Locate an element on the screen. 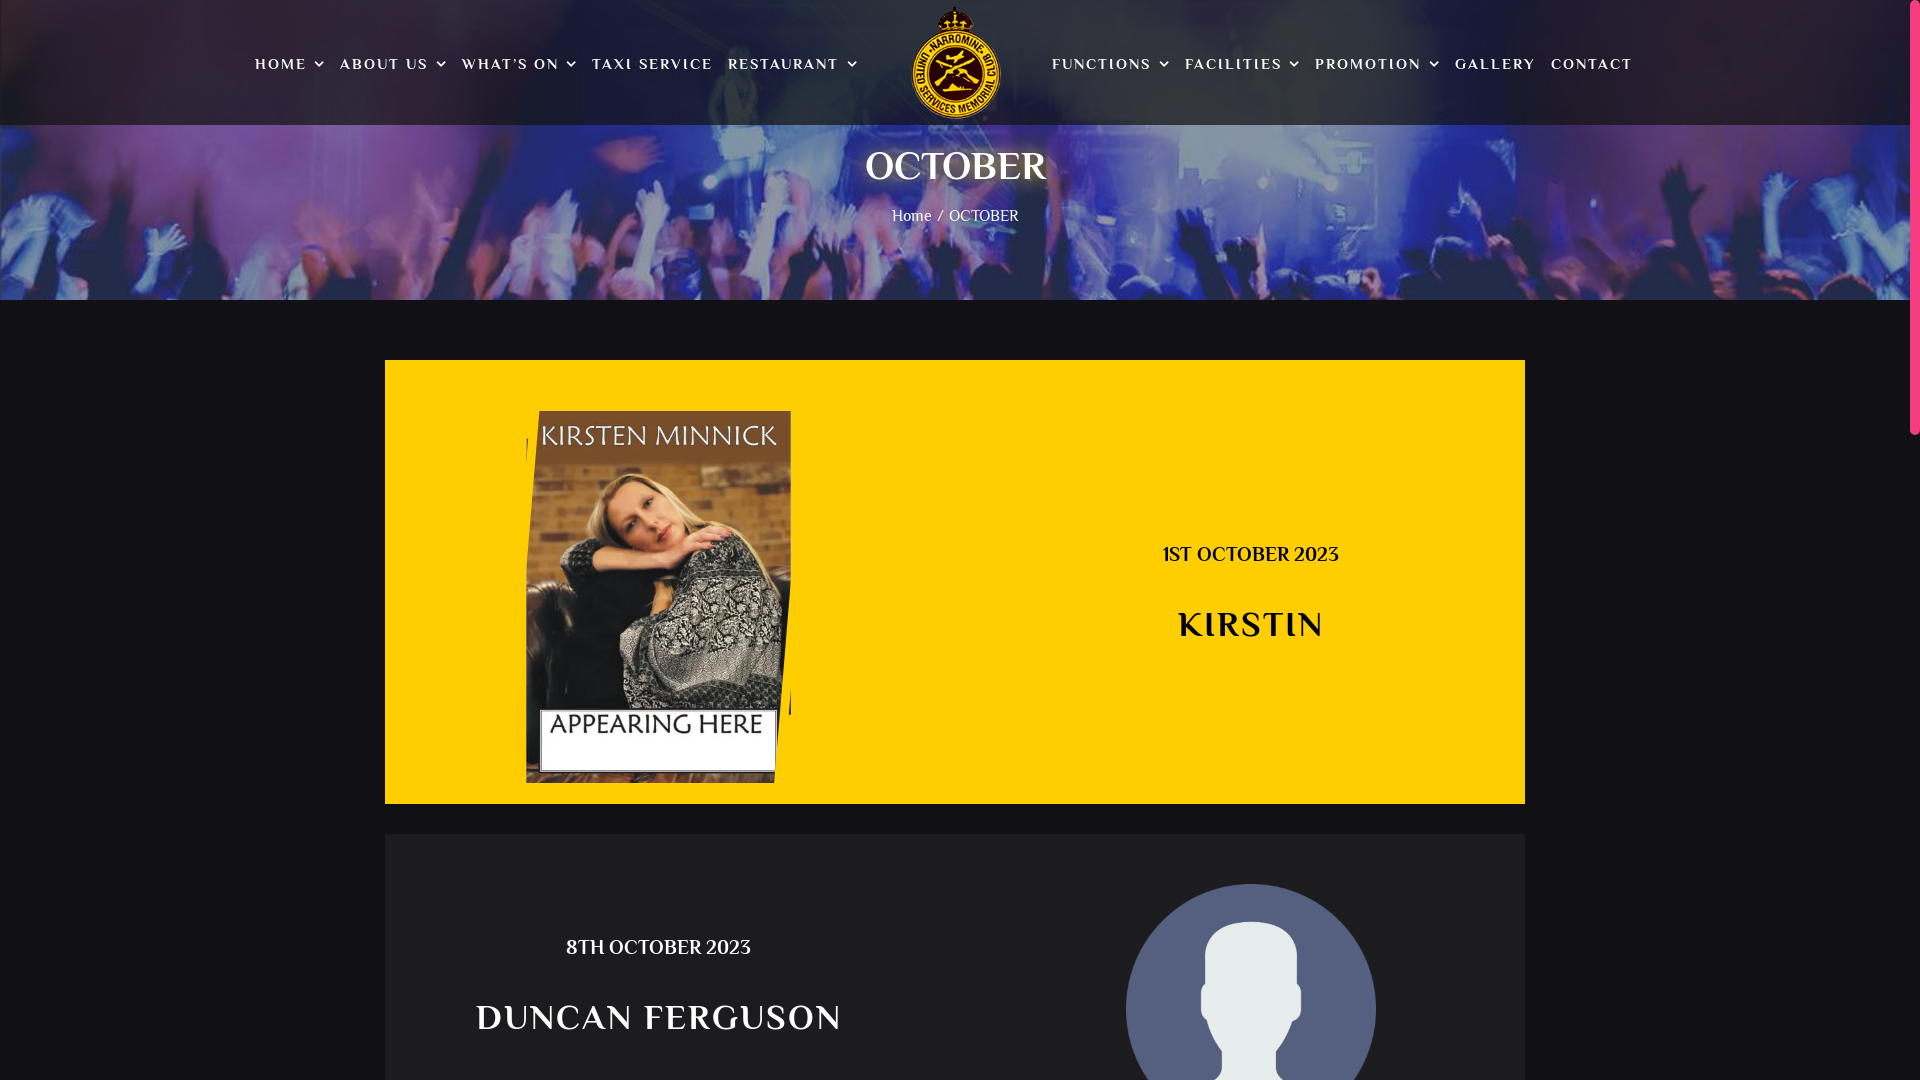 The width and height of the screenshot is (1920, 1080). 'CONTACT' is located at coordinates (1549, 64).